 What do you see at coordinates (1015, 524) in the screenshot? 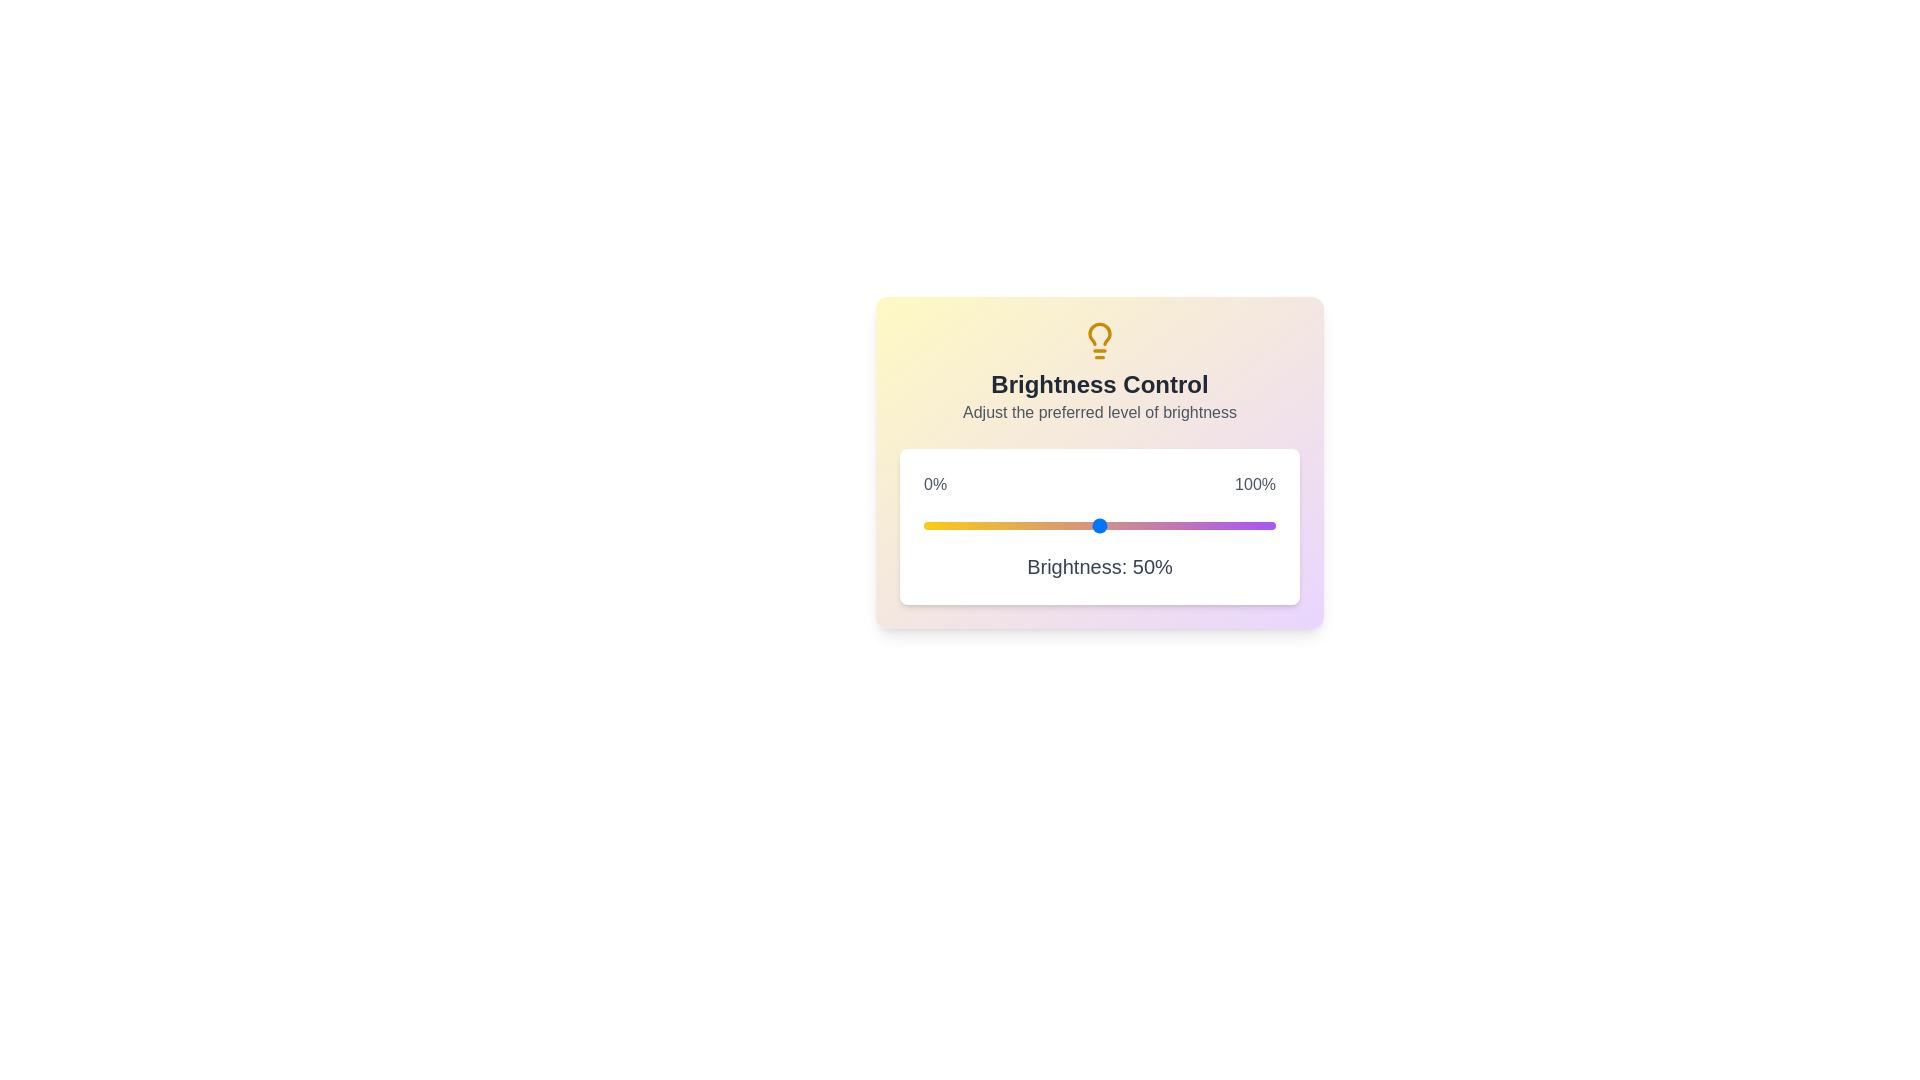
I see `the brightness to 26% by moving the slider` at bounding box center [1015, 524].